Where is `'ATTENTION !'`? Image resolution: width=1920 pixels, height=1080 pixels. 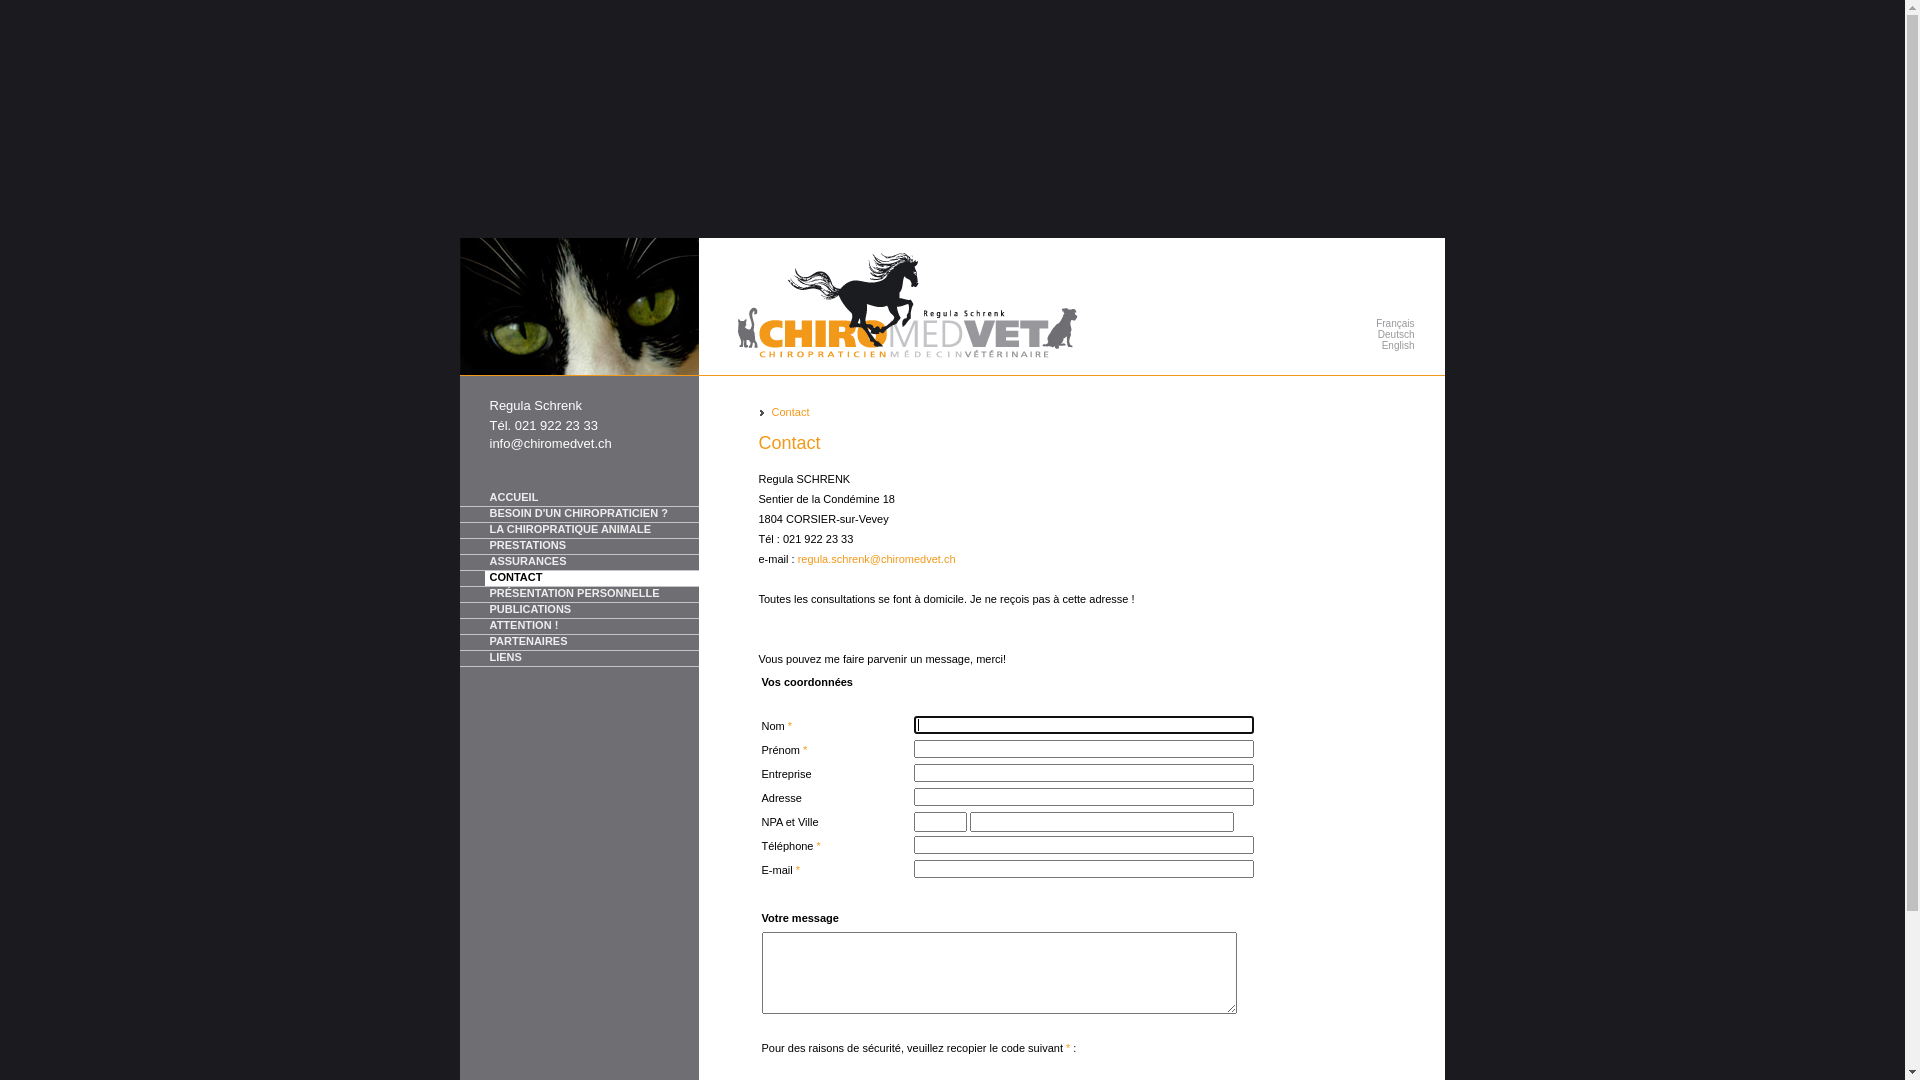
'ATTENTION !' is located at coordinates (459, 626).